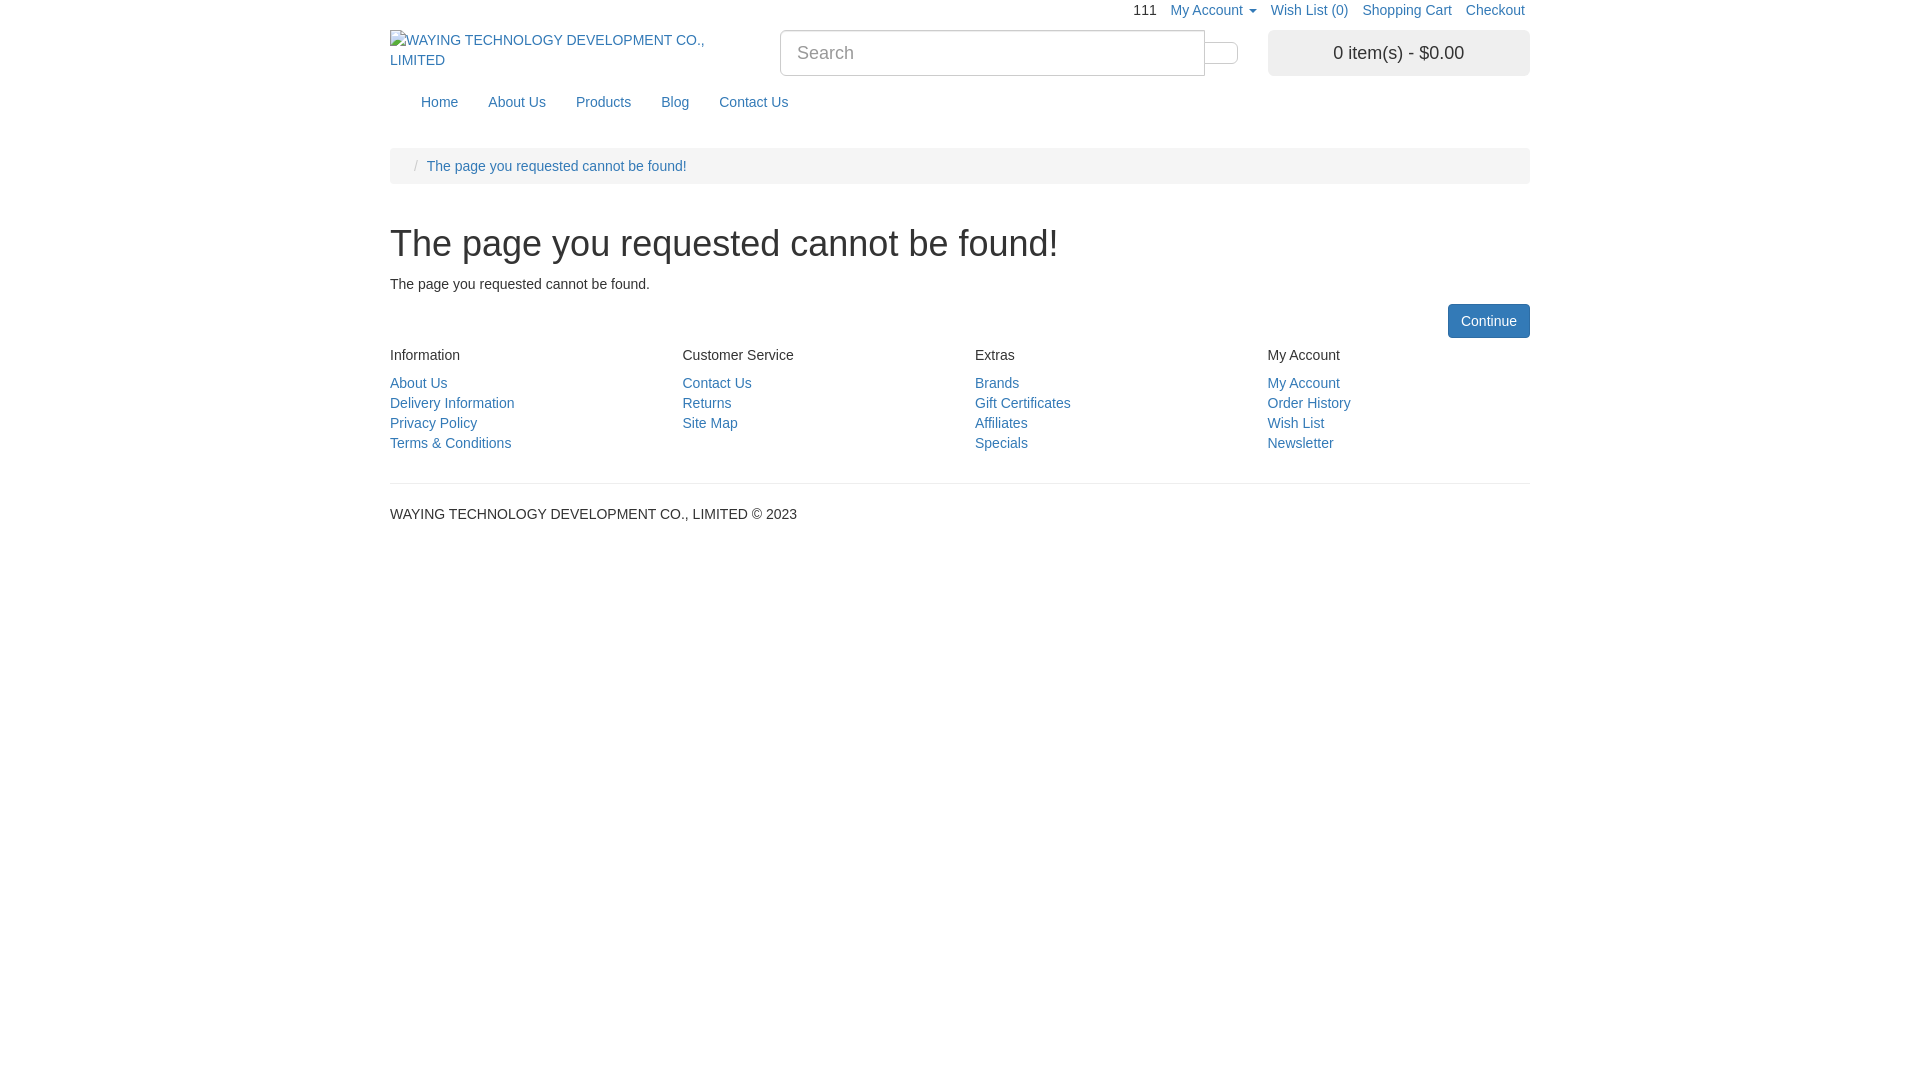 This screenshot has height=1080, width=1920. Describe the element at coordinates (451, 402) in the screenshot. I see `'Delivery Information'` at that location.